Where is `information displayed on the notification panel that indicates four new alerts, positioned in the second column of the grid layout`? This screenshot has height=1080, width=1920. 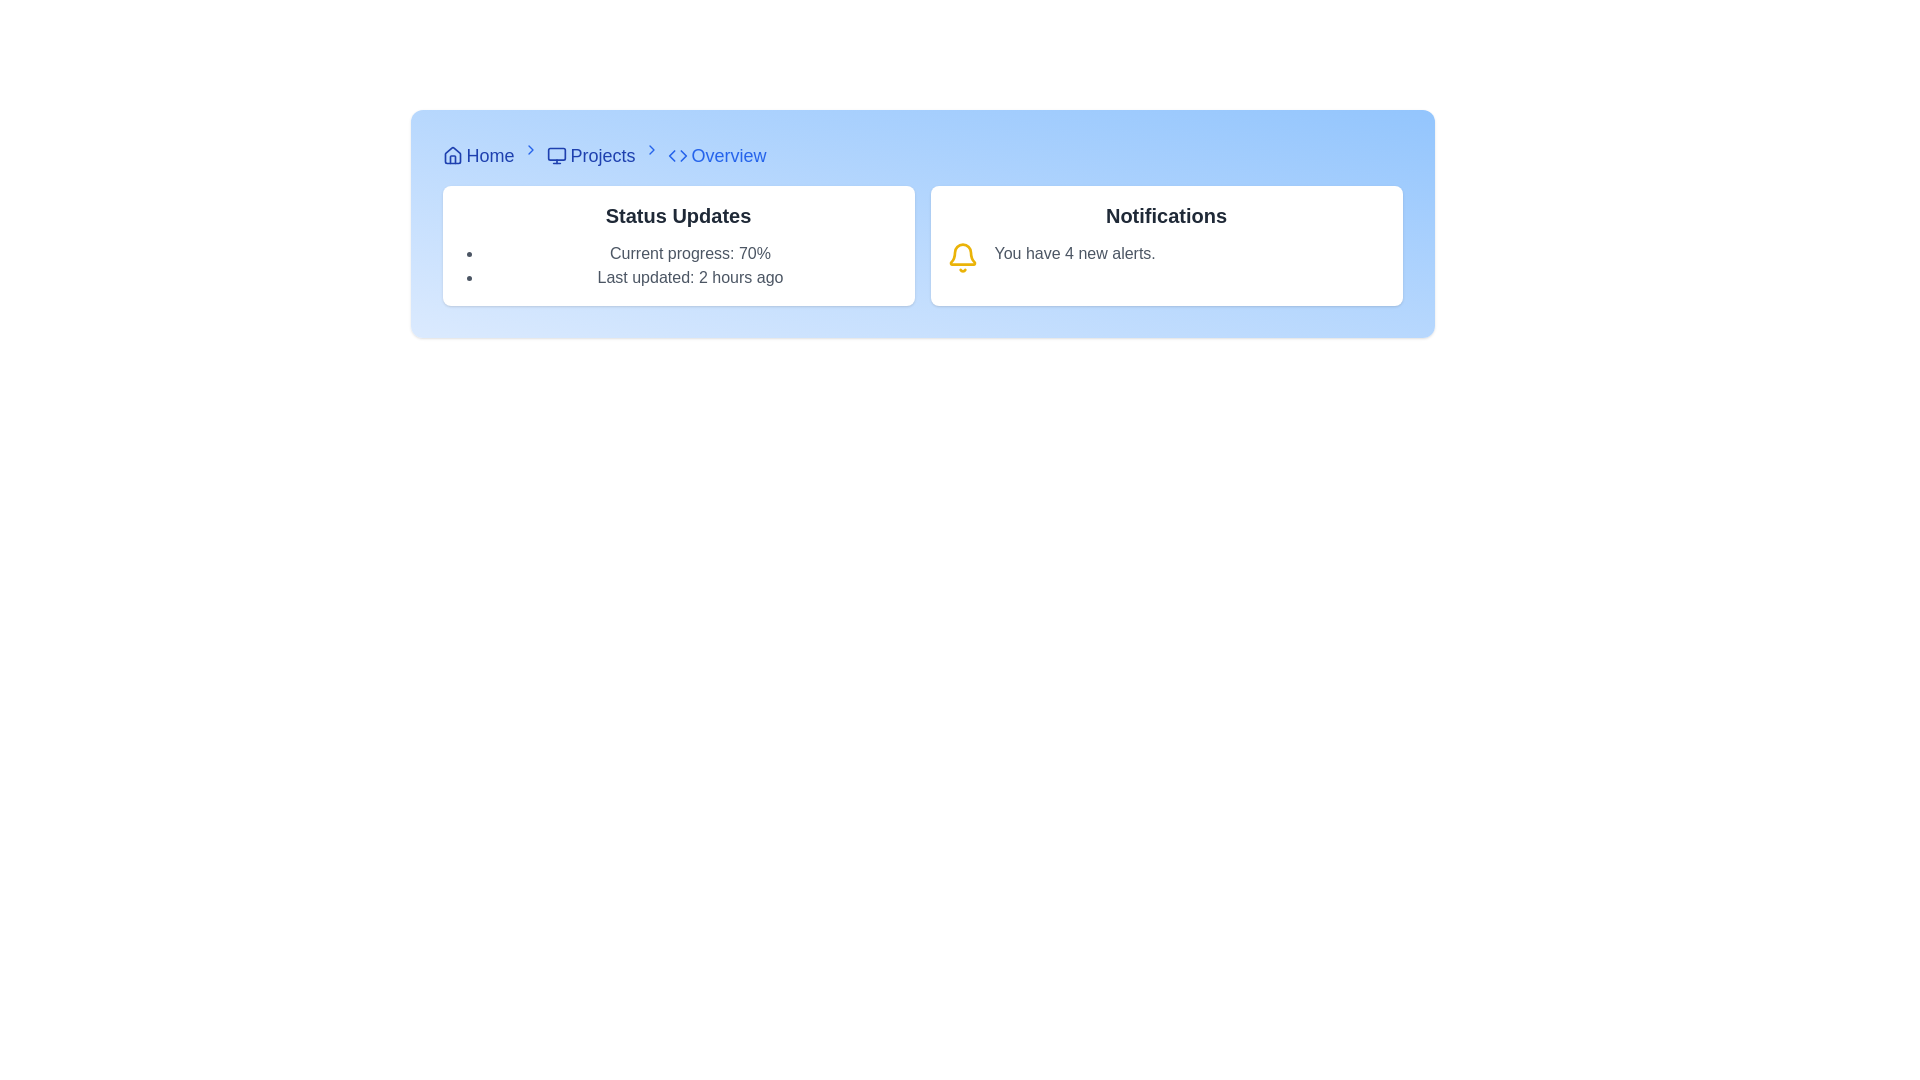 information displayed on the notification panel that indicates four new alerts, positioned in the second column of the grid layout is located at coordinates (1166, 245).